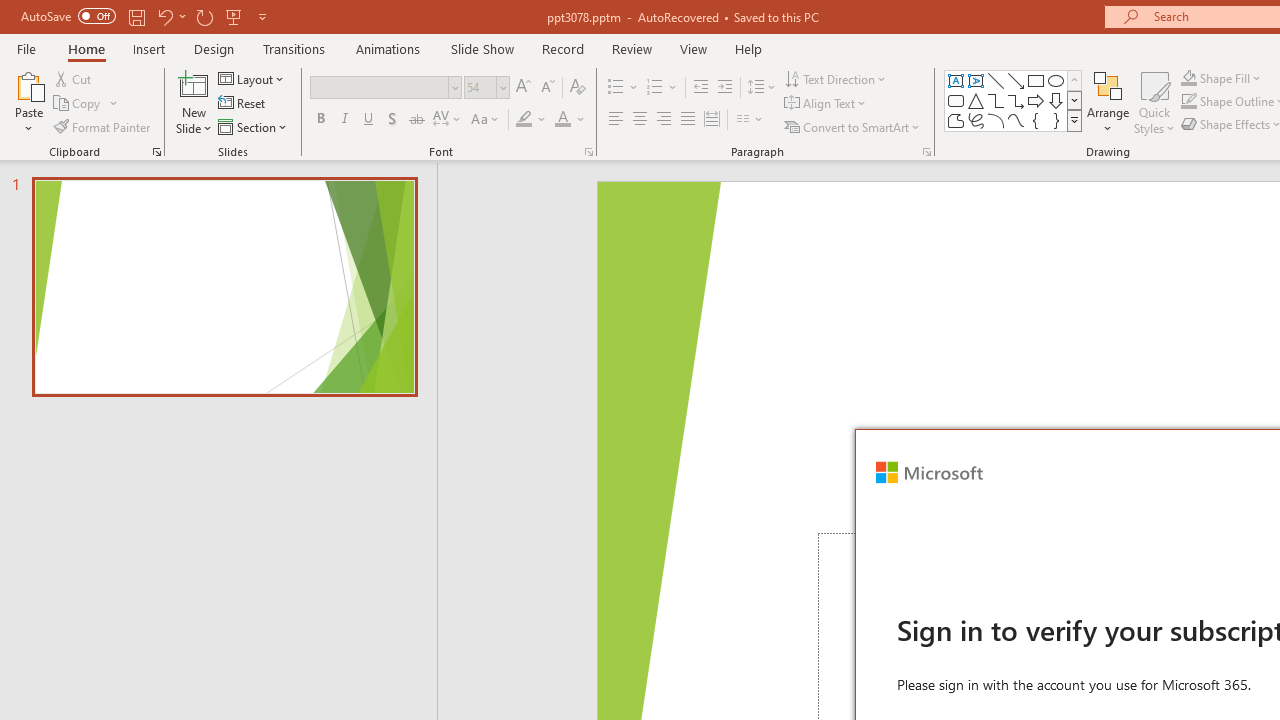 Image resolution: width=1280 pixels, height=720 pixels. I want to click on 'Shape Fill Dark Green, Accent 2', so click(1189, 77).